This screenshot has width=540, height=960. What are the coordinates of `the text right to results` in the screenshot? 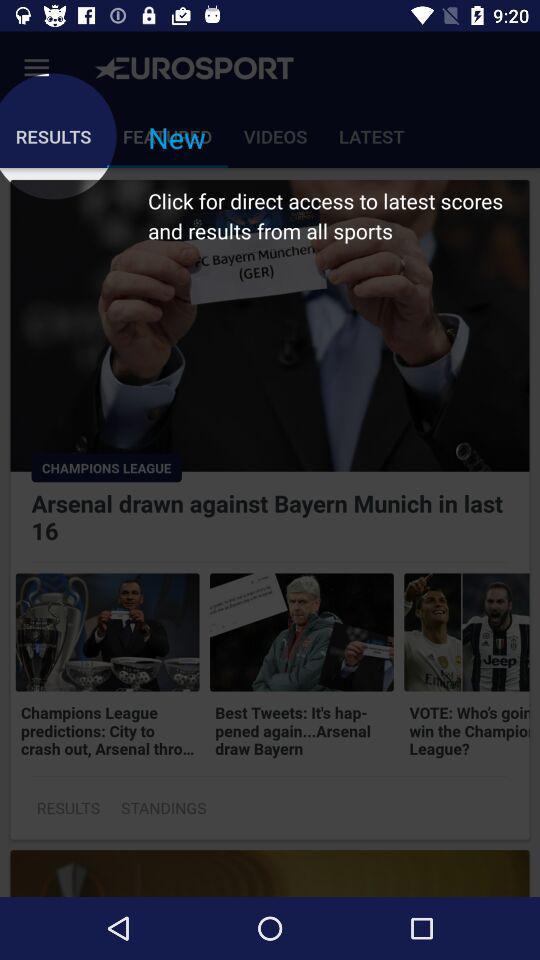 It's located at (162, 808).